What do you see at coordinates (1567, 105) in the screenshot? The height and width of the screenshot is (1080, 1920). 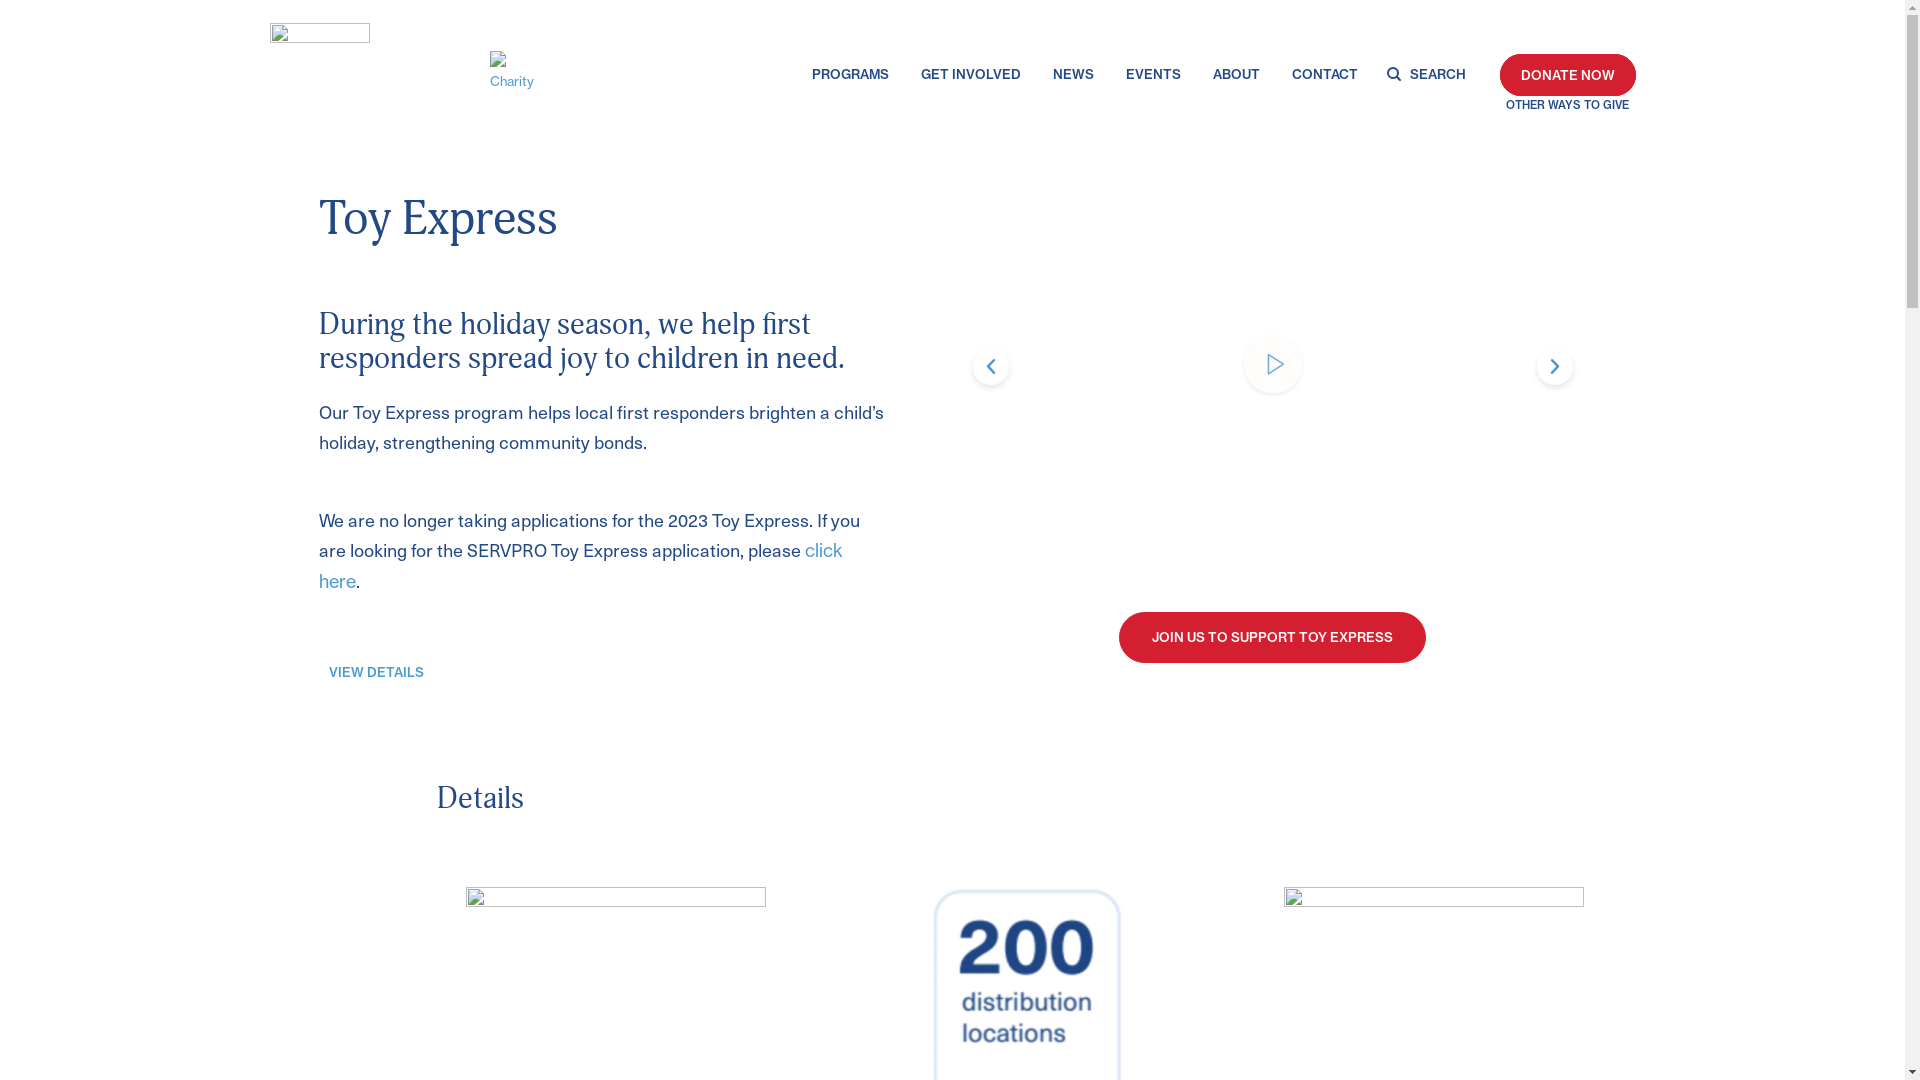 I see `'OTHER WAYS TO GIVE'` at bounding box center [1567, 105].